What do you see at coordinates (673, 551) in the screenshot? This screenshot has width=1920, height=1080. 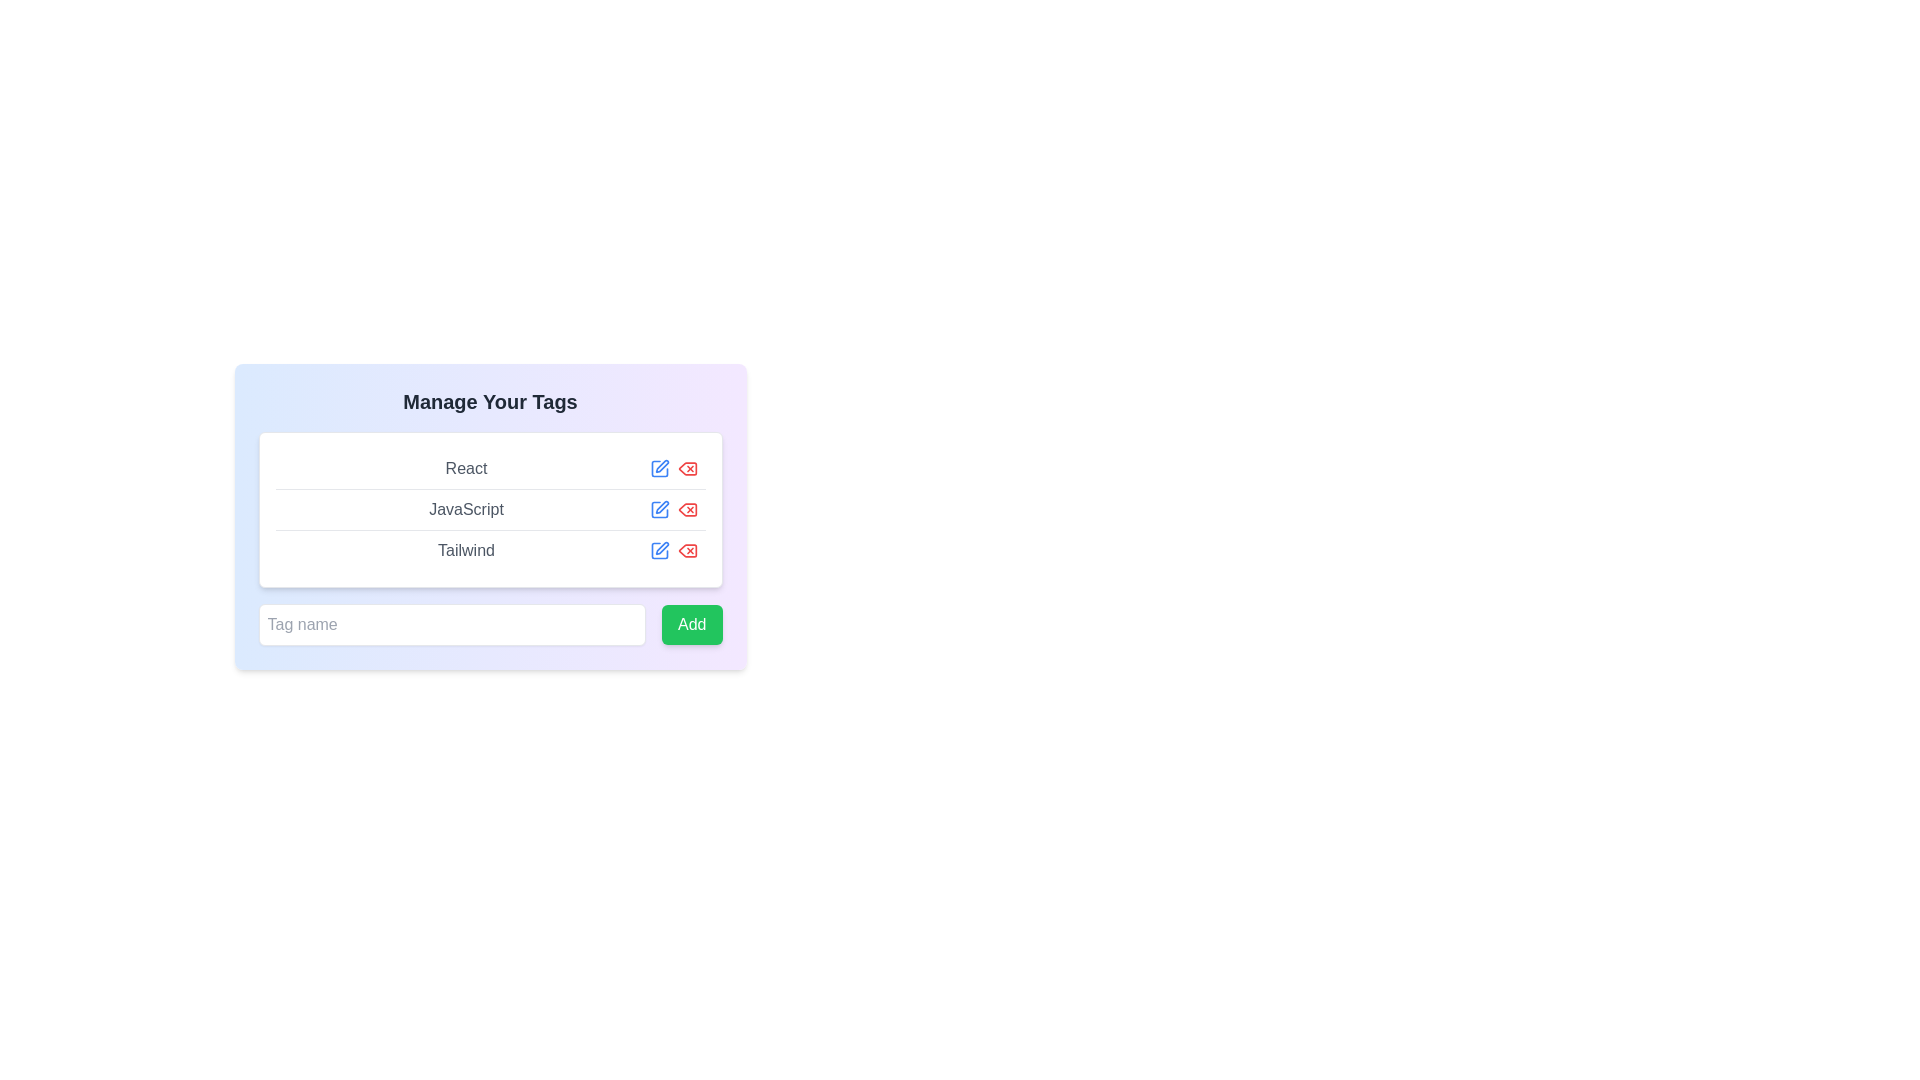 I see `the blue edit button in the interactive button group for the 'Tailwind' tag, located to the far right of the row labeled 'Tailwind'` at bounding box center [673, 551].